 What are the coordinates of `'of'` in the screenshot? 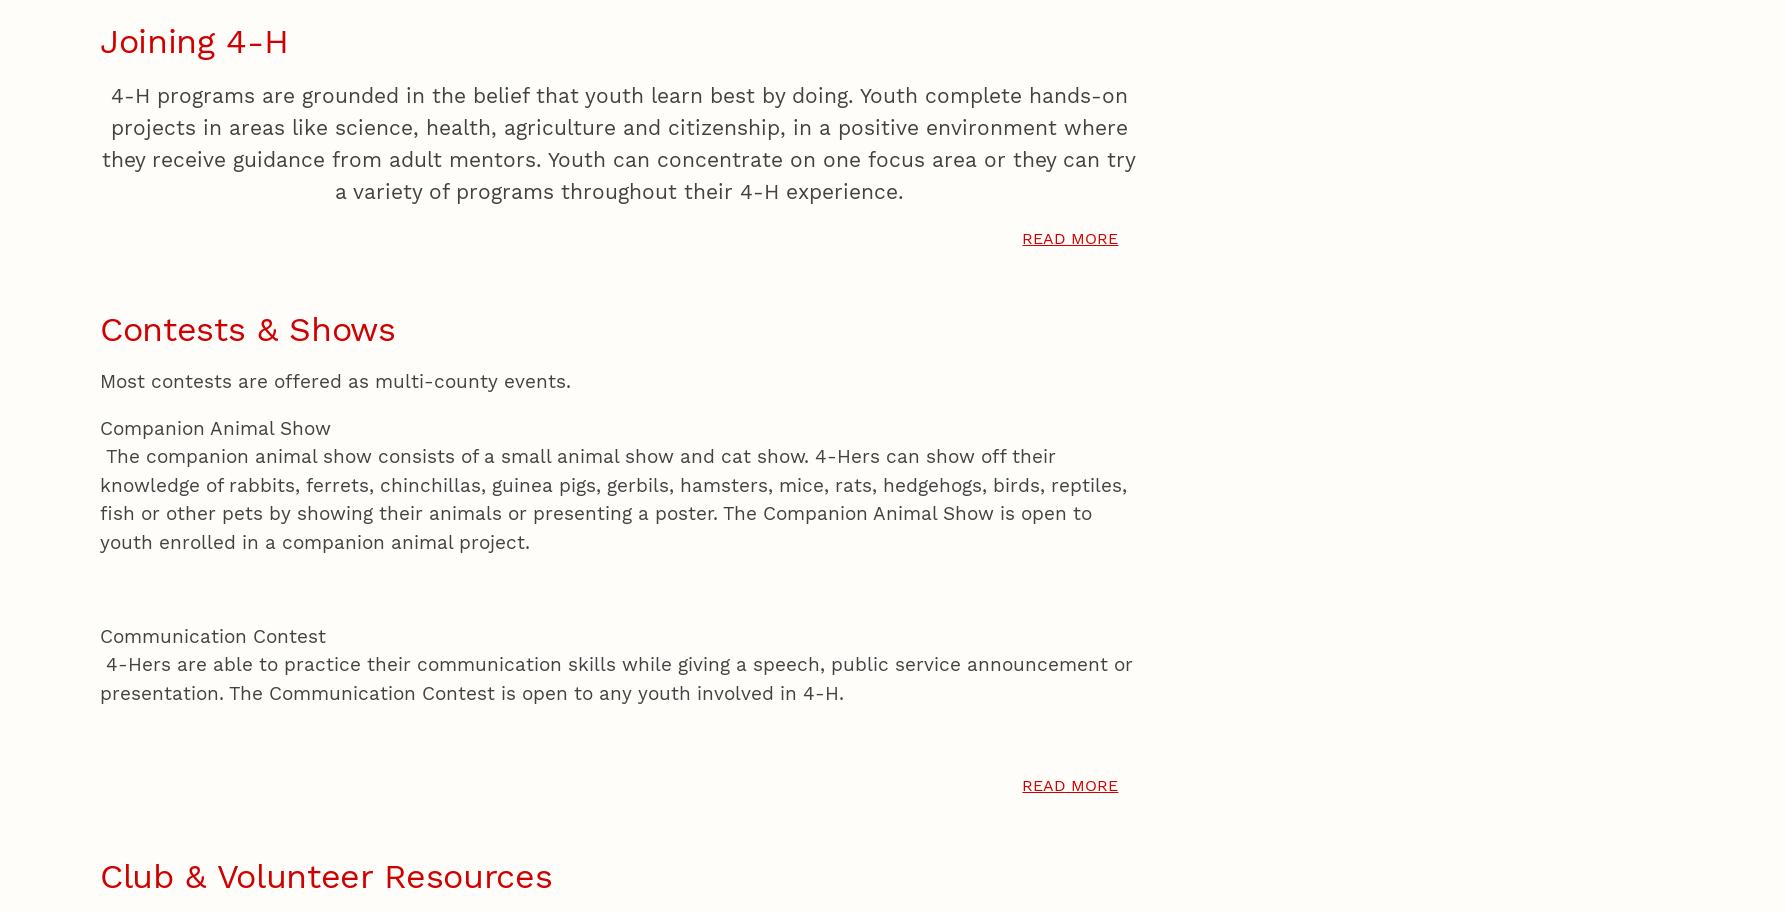 It's located at (217, 186).